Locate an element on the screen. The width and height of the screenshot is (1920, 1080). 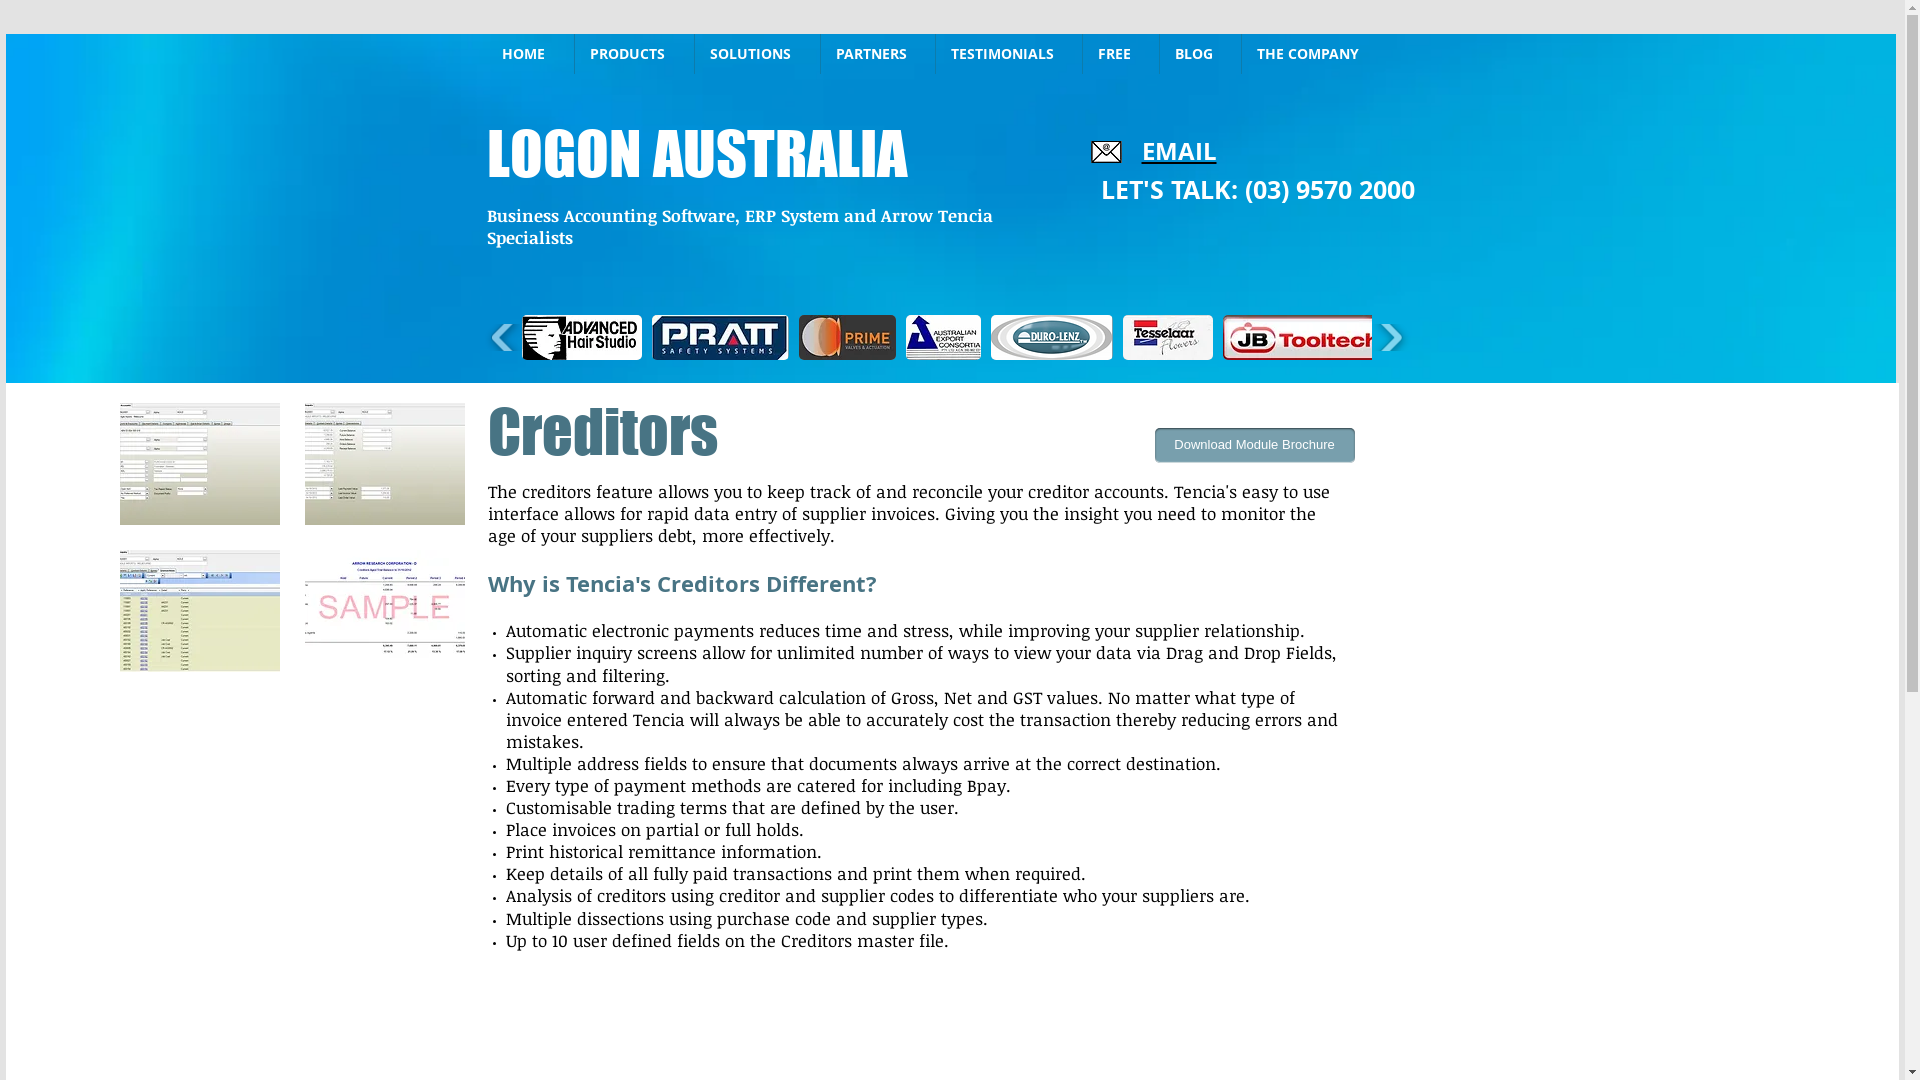
'BLOG' is located at coordinates (1200, 53).